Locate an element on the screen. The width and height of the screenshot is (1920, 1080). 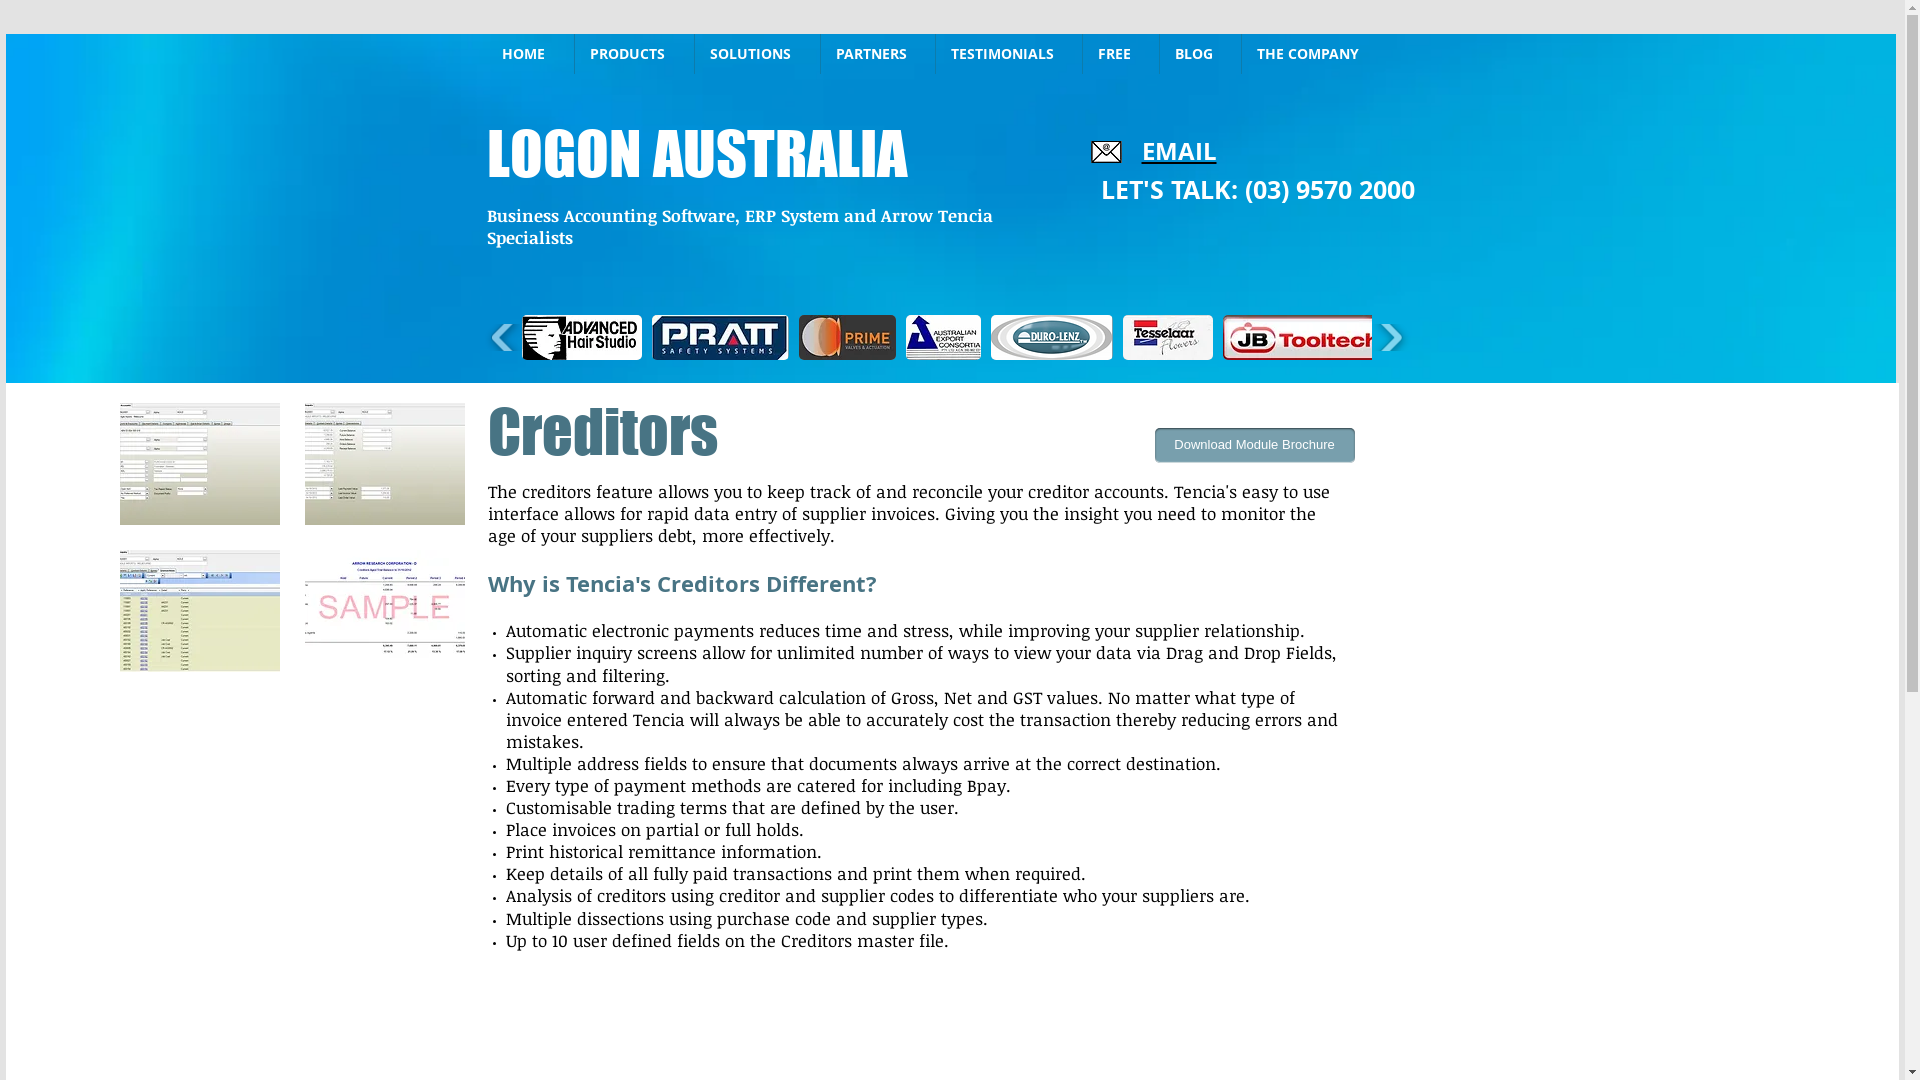
'BLOG' is located at coordinates (1200, 53).